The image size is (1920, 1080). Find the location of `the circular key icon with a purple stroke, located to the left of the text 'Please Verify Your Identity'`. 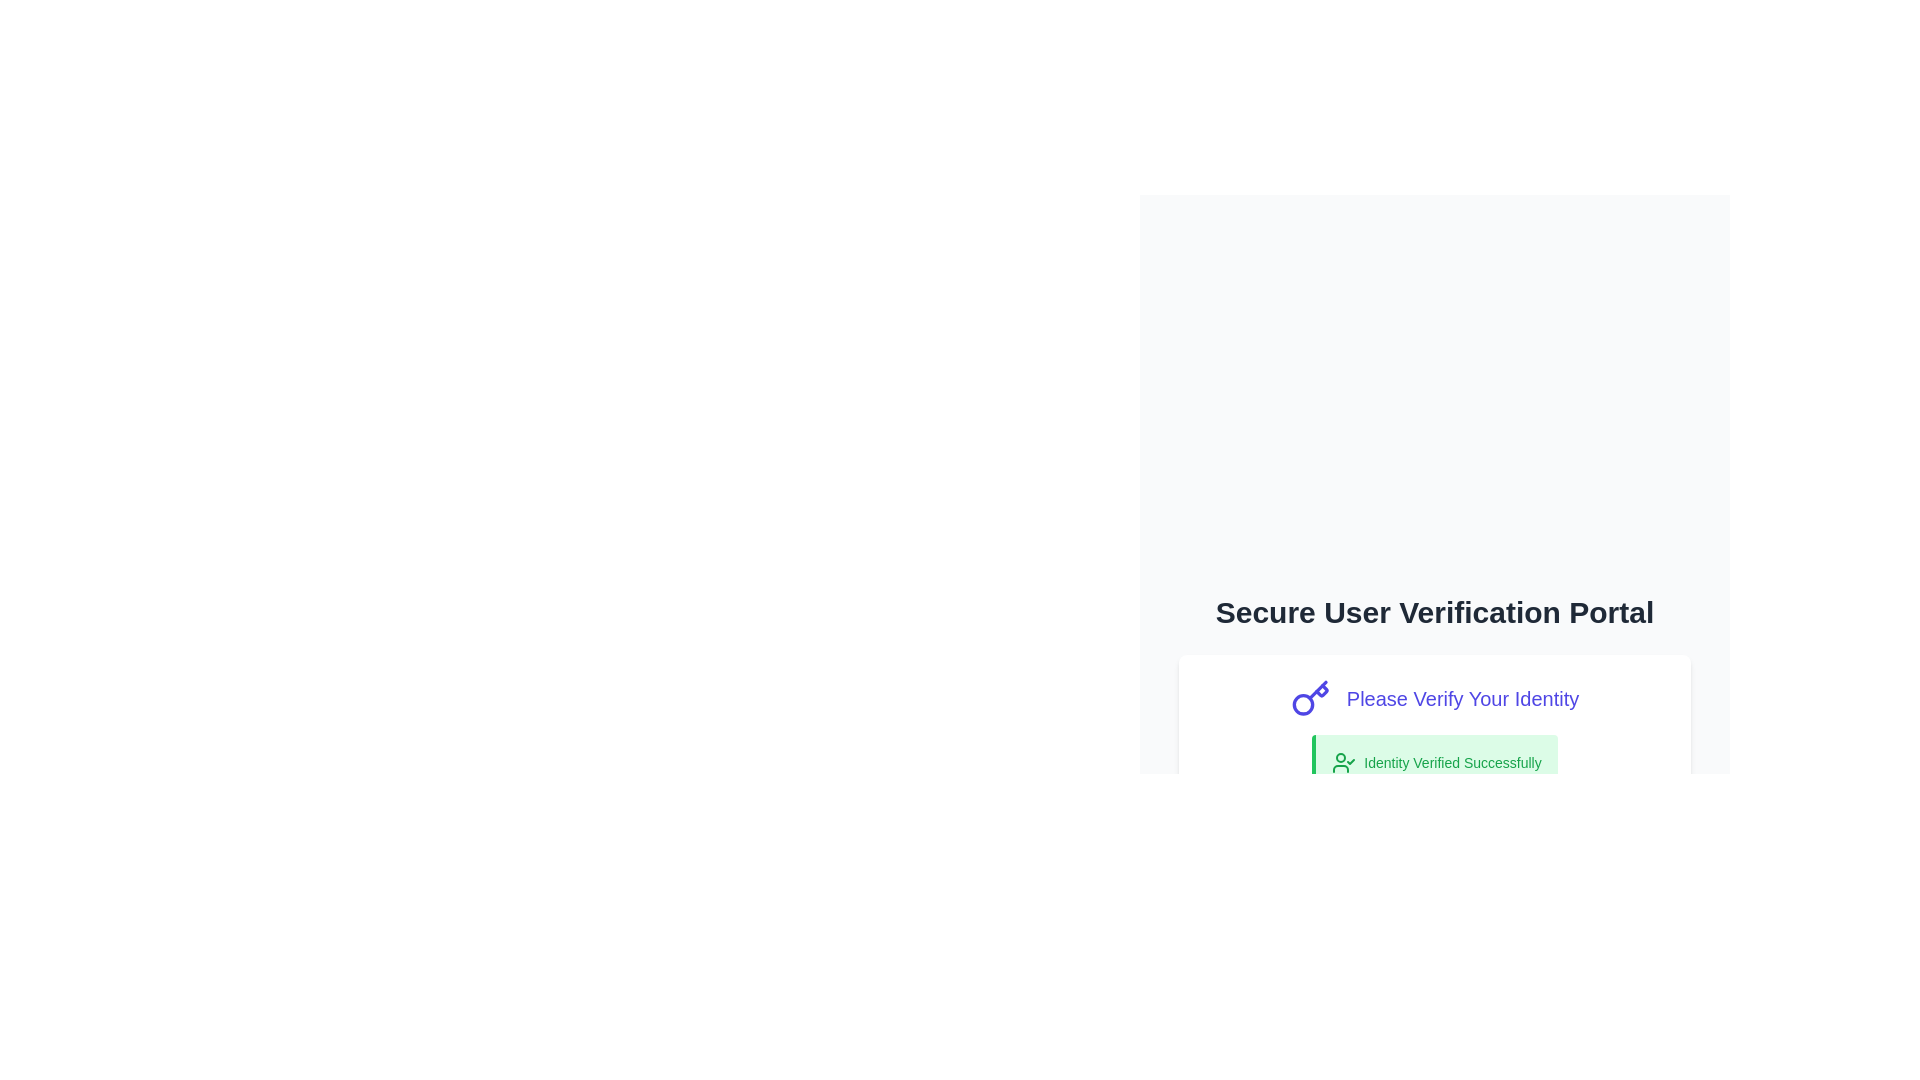

the circular key icon with a purple stroke, located to the left of the text 'Please Verify Your Identity' is located at coordinates (1310, 697).